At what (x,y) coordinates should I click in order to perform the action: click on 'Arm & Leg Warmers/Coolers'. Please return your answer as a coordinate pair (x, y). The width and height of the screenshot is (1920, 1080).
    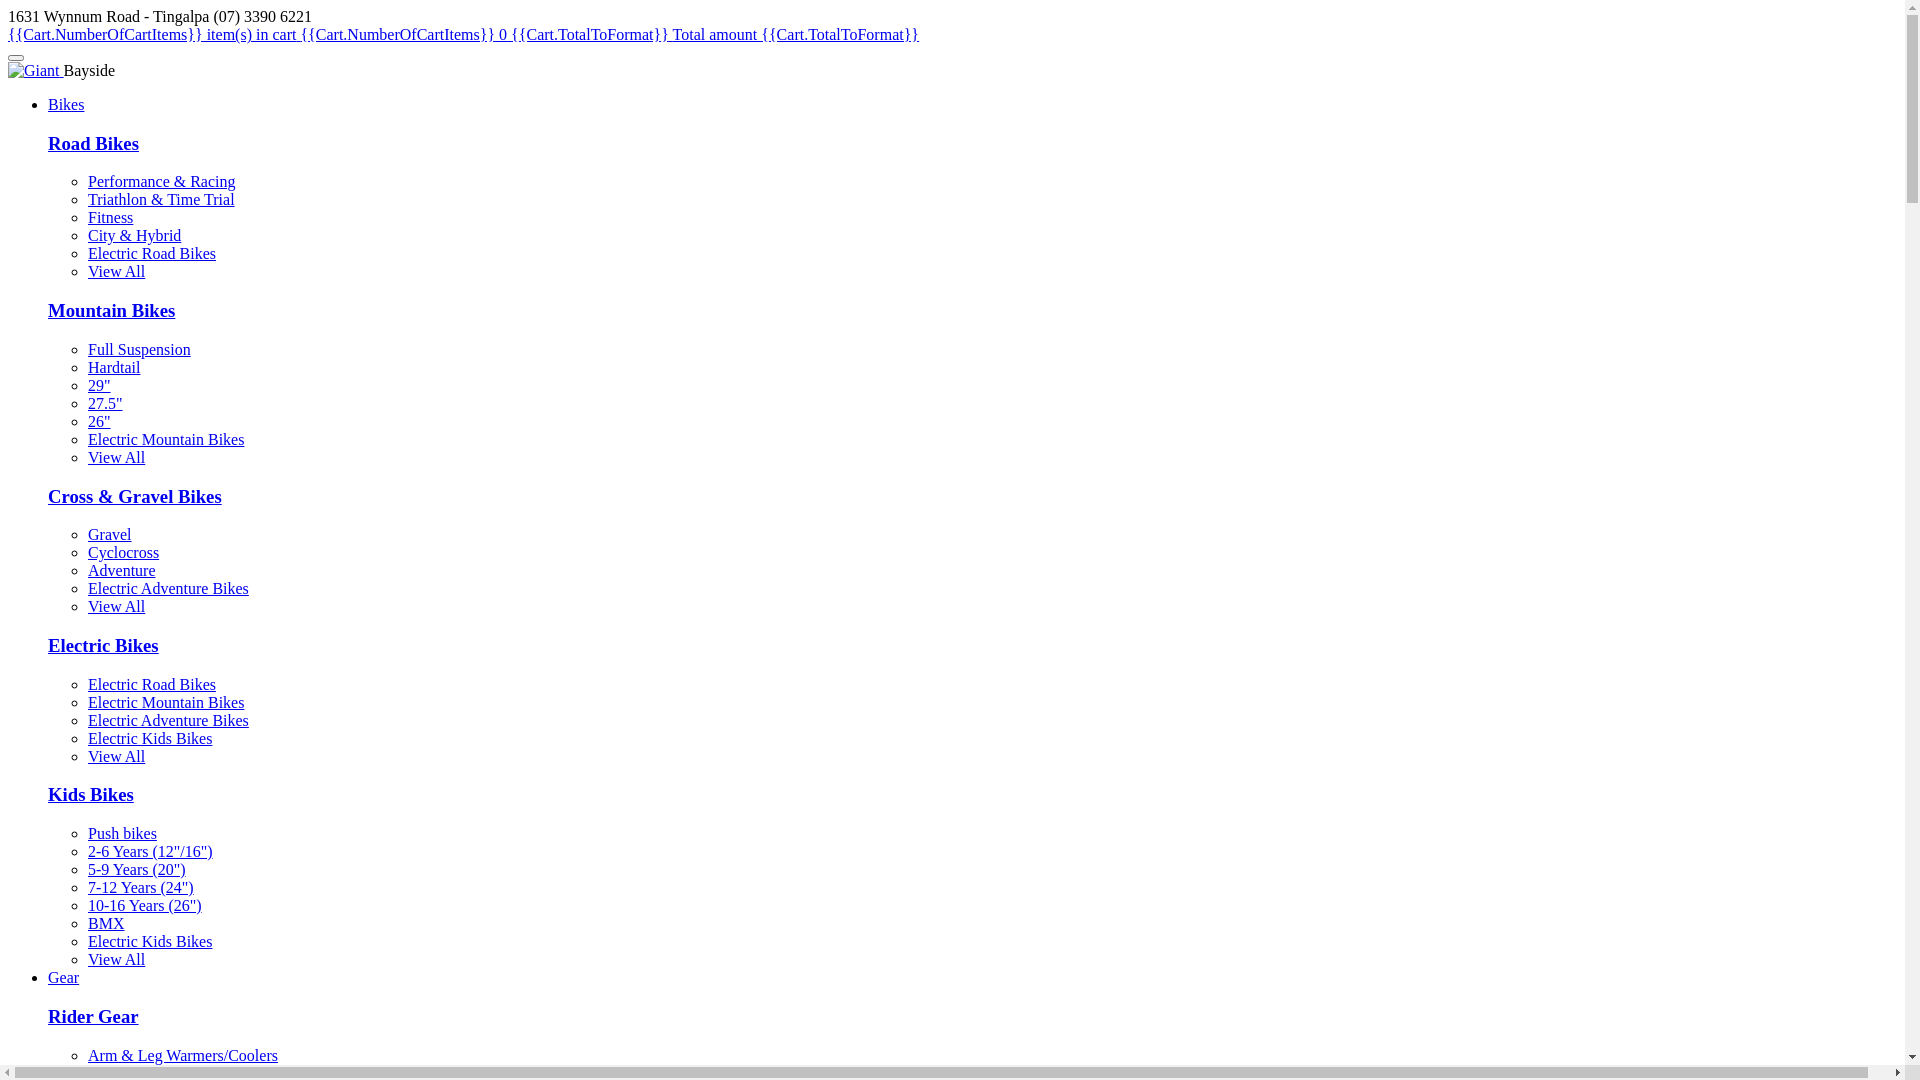
    Looking at the image, I should click on (86, 1054).